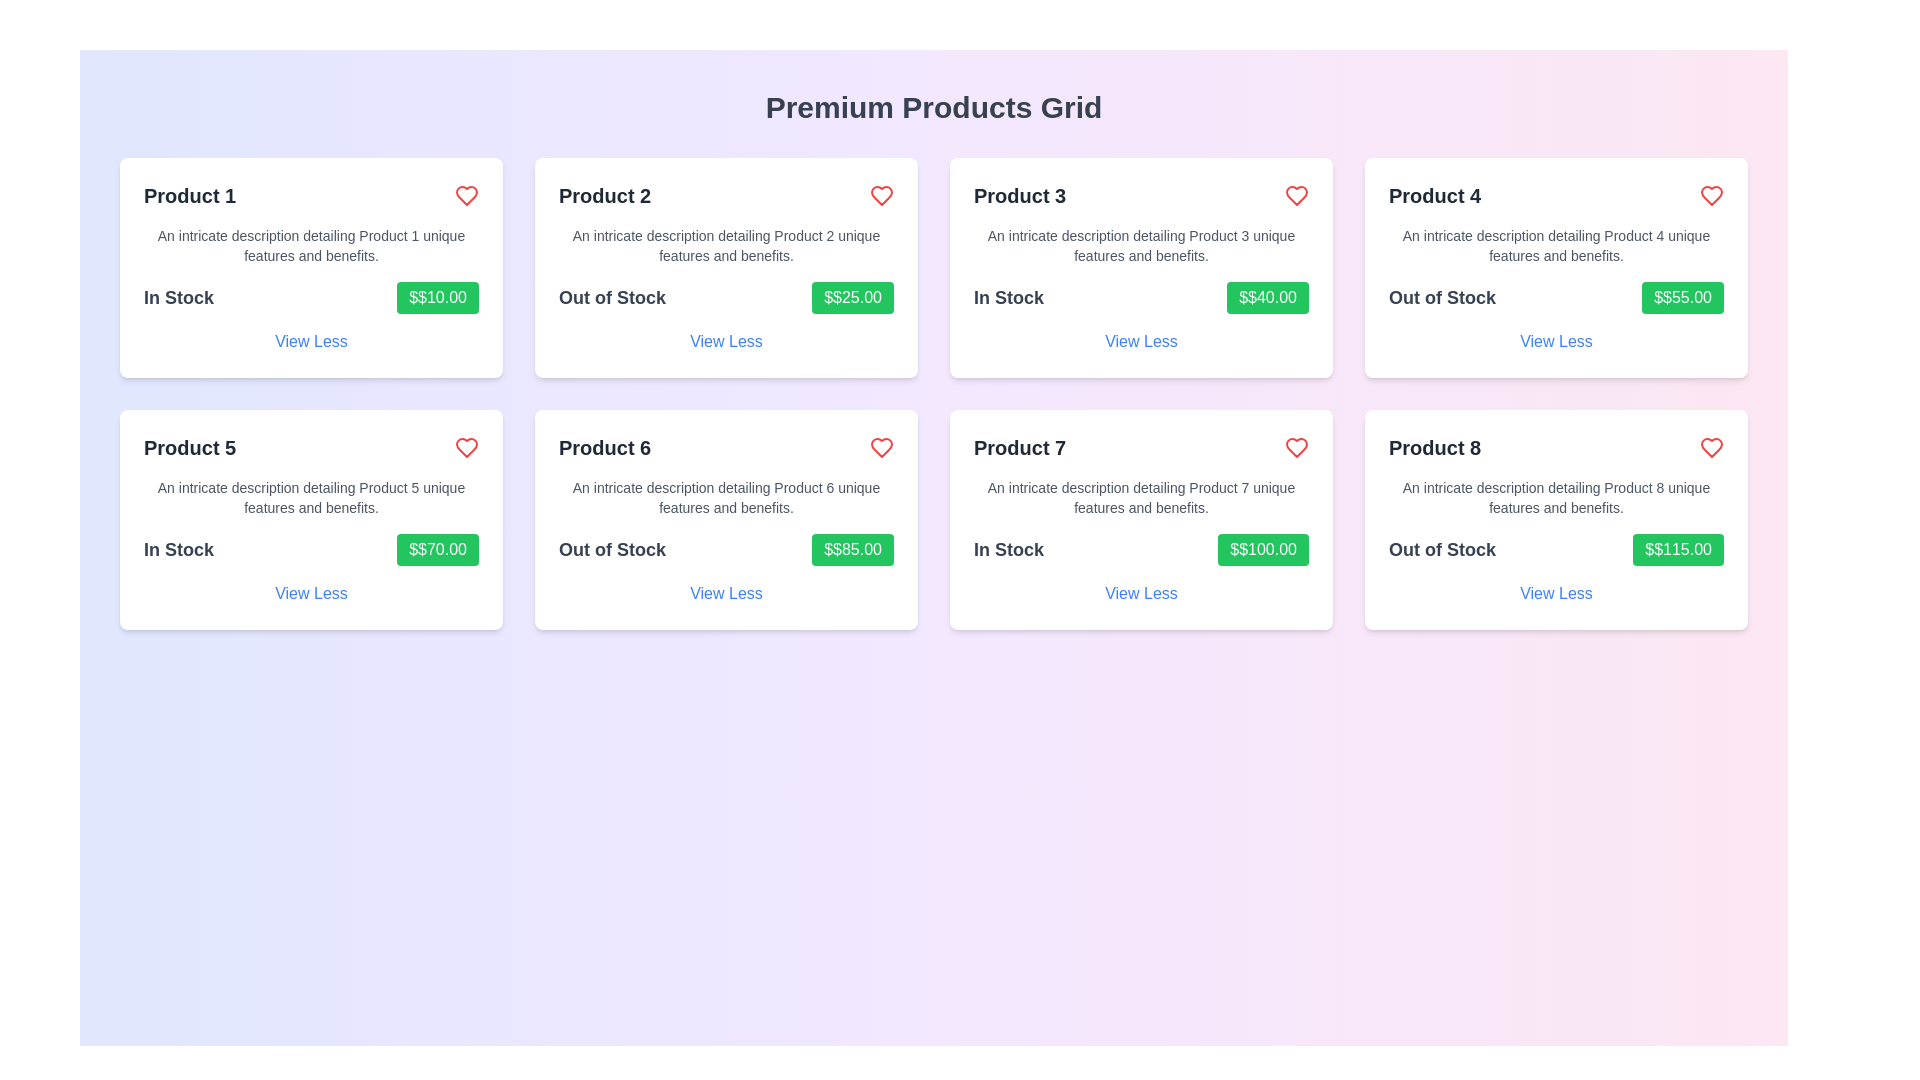  Describe the element at coordinates (1296, 446) in the screenshot. I see `the toggle button to mark or unmark 'Product 7' as a favorite item, located at the top-right corner of its card, adjacent to the text 'Product 7'` at that location.